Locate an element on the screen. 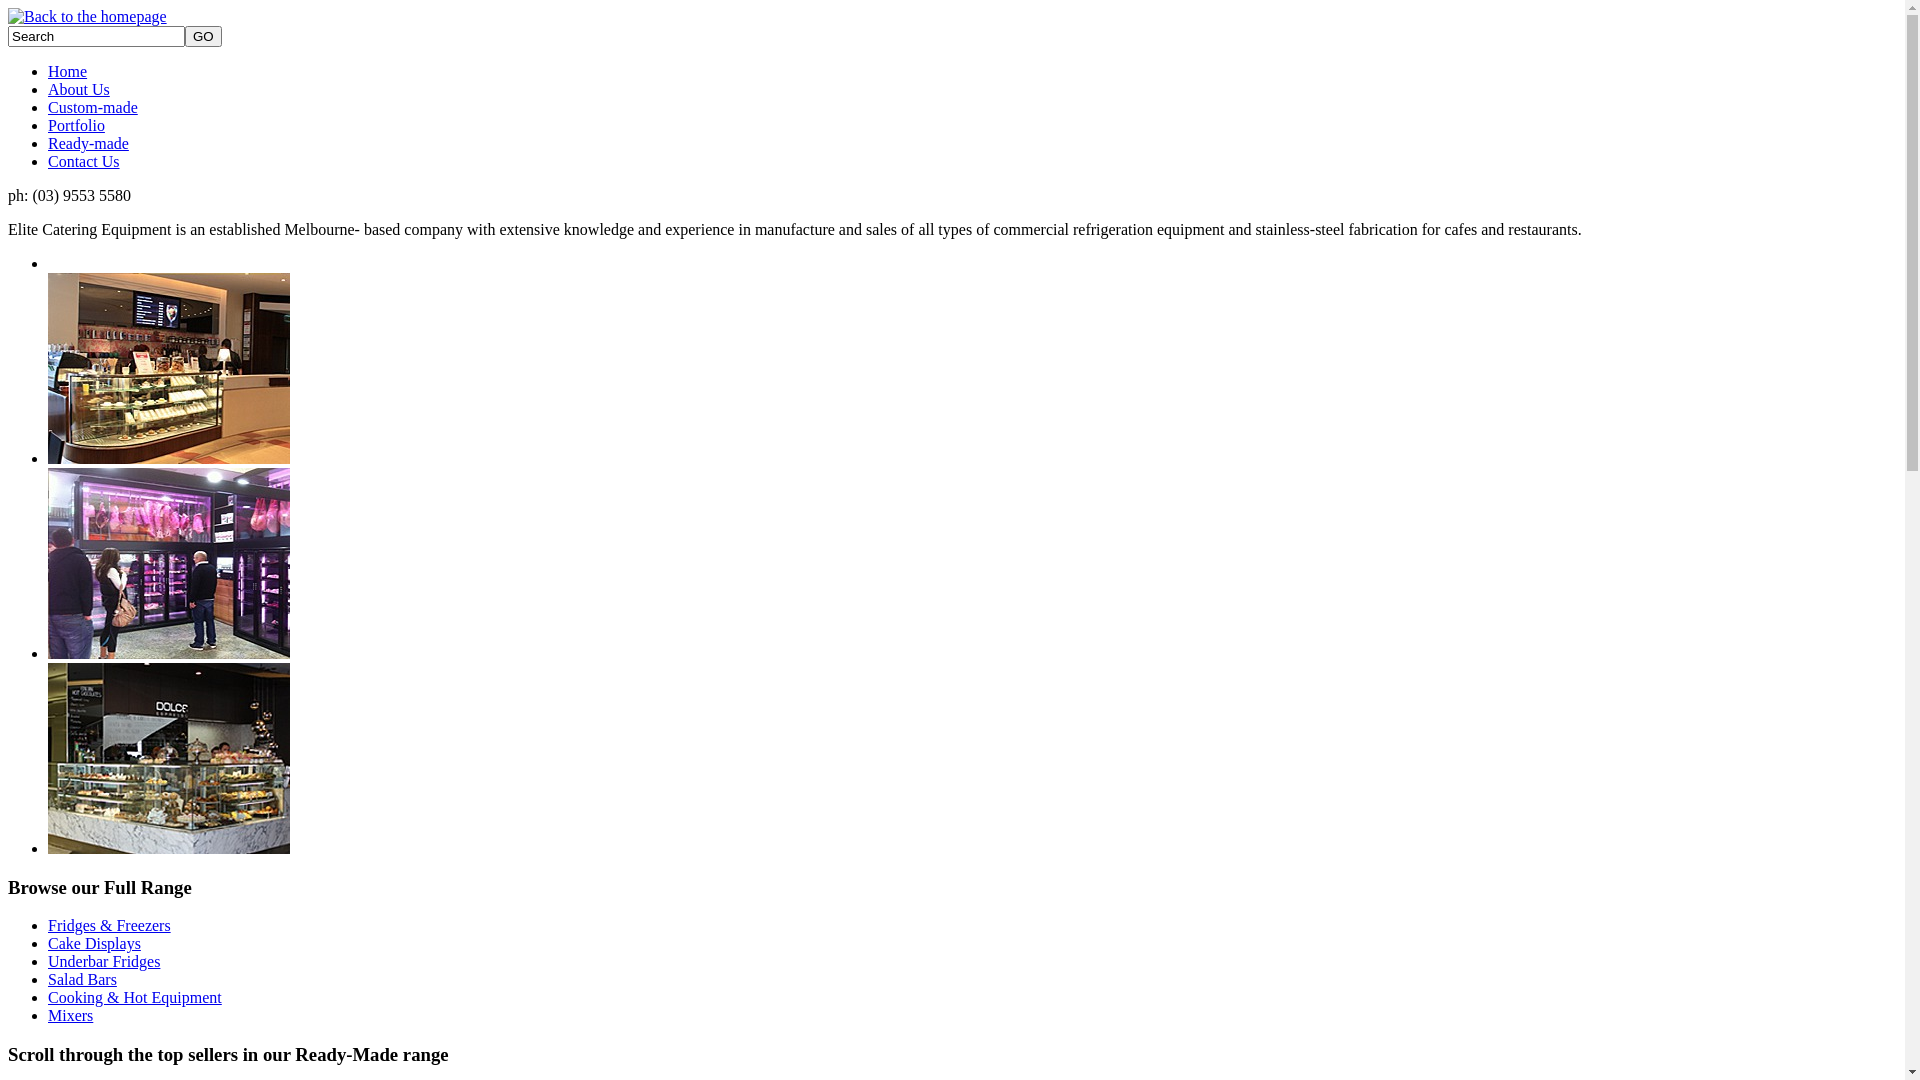 This screenshot has width=1920, height=1080. 'Underbar Fridges' is located at coordinates (103, 960).